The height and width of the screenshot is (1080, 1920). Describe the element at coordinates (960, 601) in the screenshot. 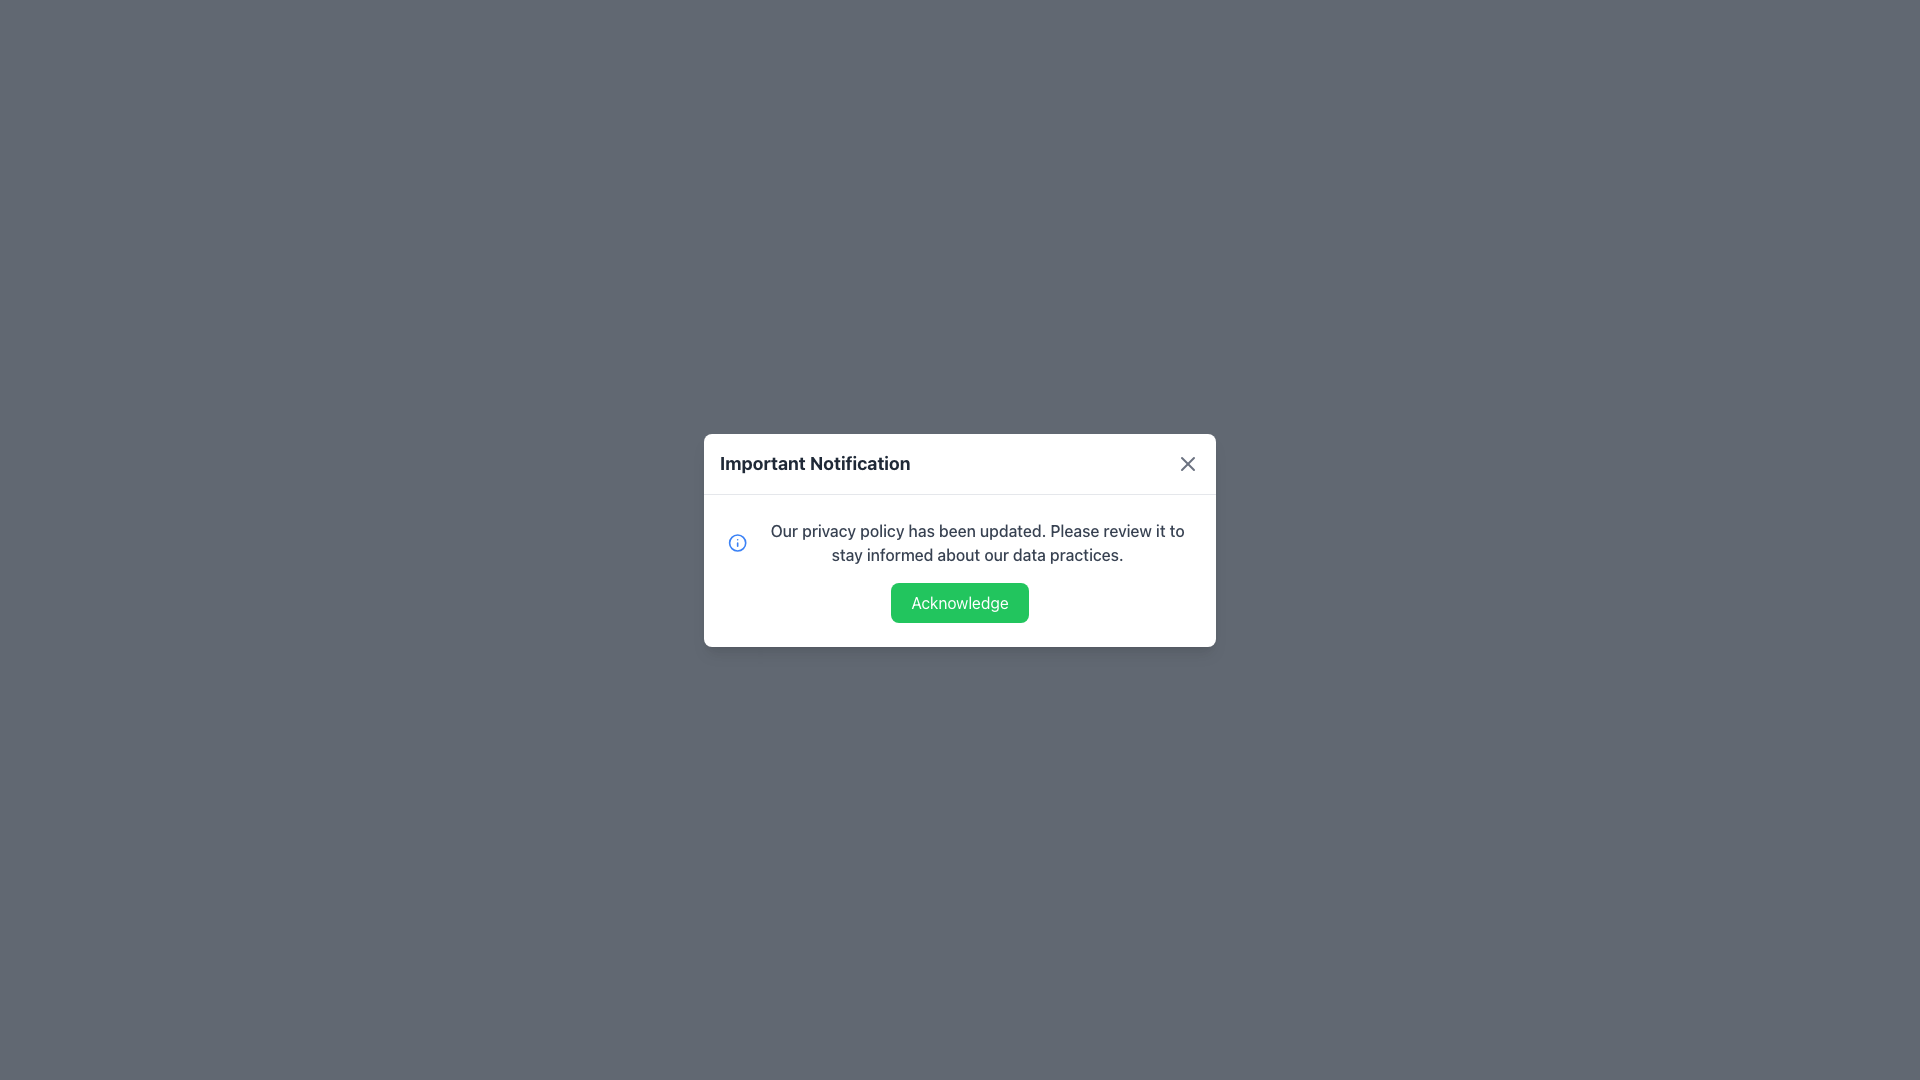

I see `the 'Acknowledge' button, which is a green button with white text located at the bottom of the notification modal` at that location.